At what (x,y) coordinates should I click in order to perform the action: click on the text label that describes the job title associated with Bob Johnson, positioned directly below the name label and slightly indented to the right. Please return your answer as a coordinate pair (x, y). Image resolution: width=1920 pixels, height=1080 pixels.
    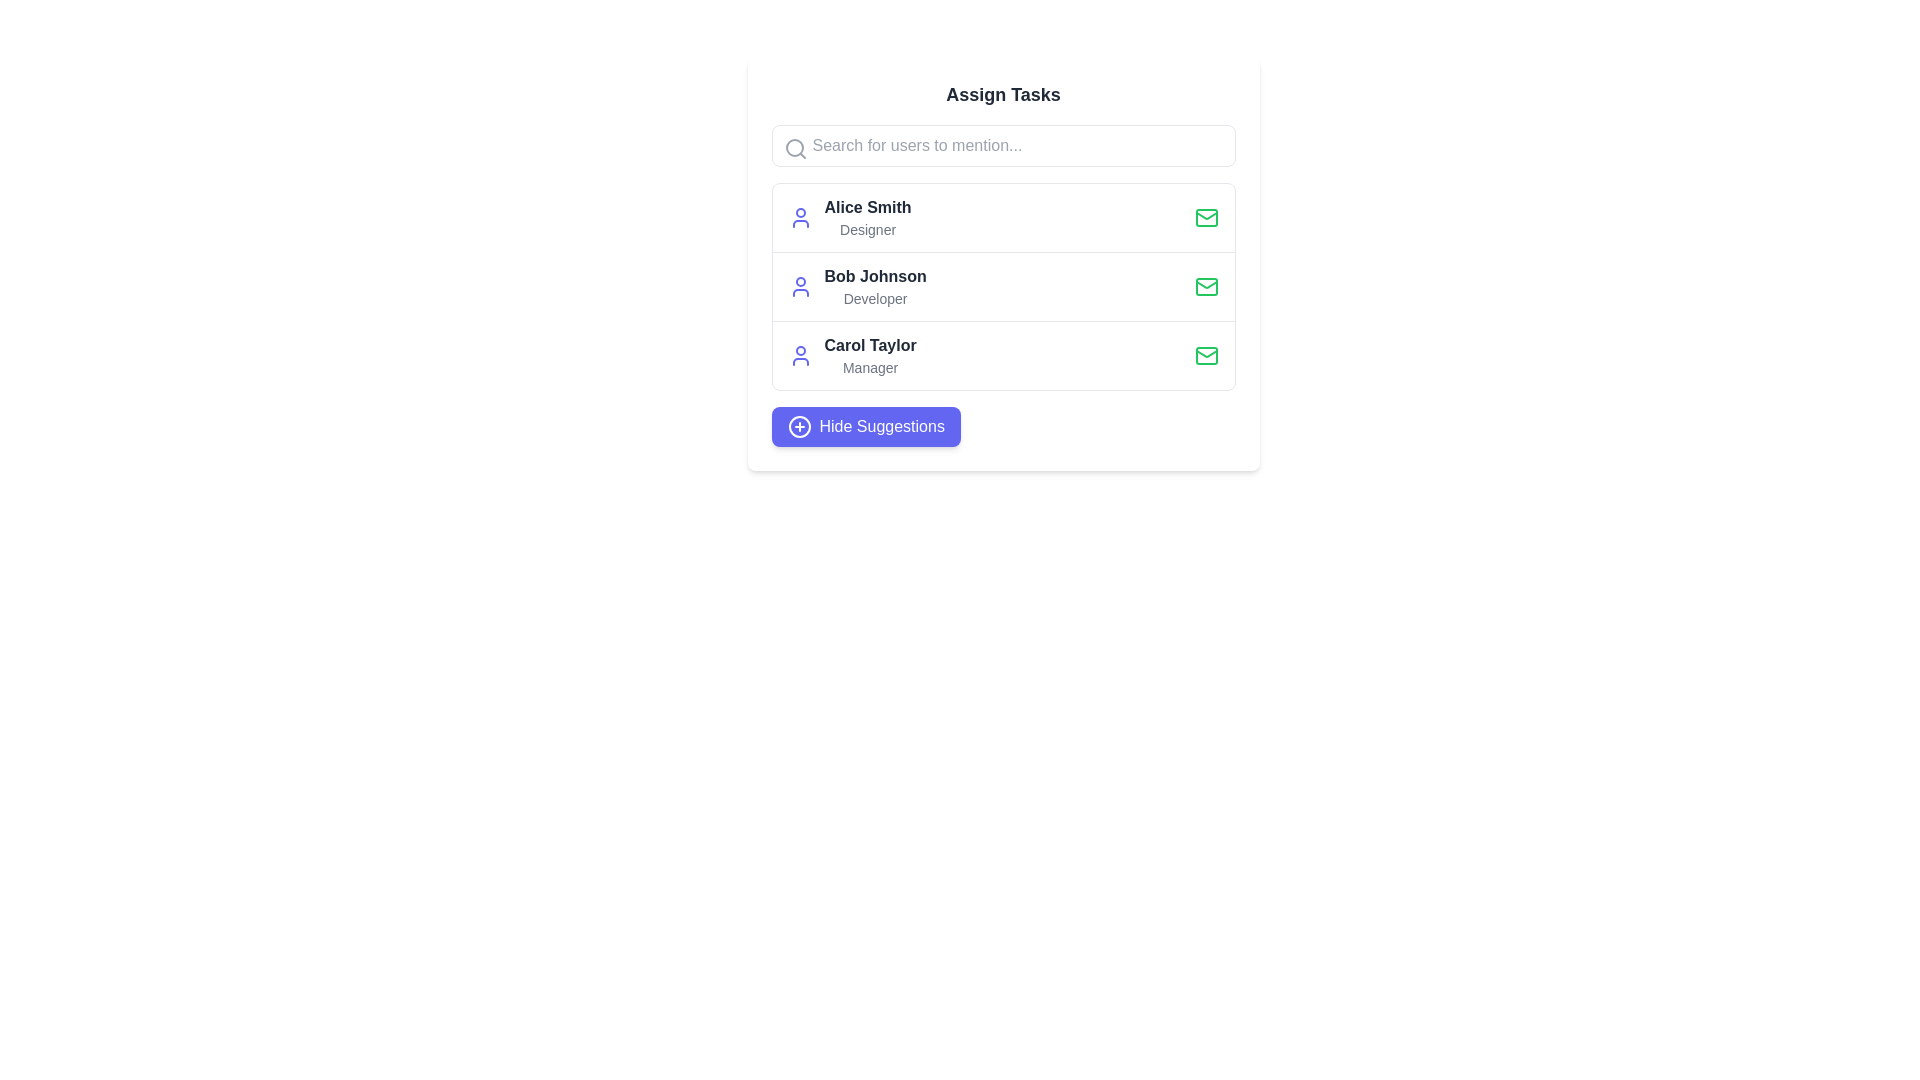
    Looking at the image, I should click on (875, 299).